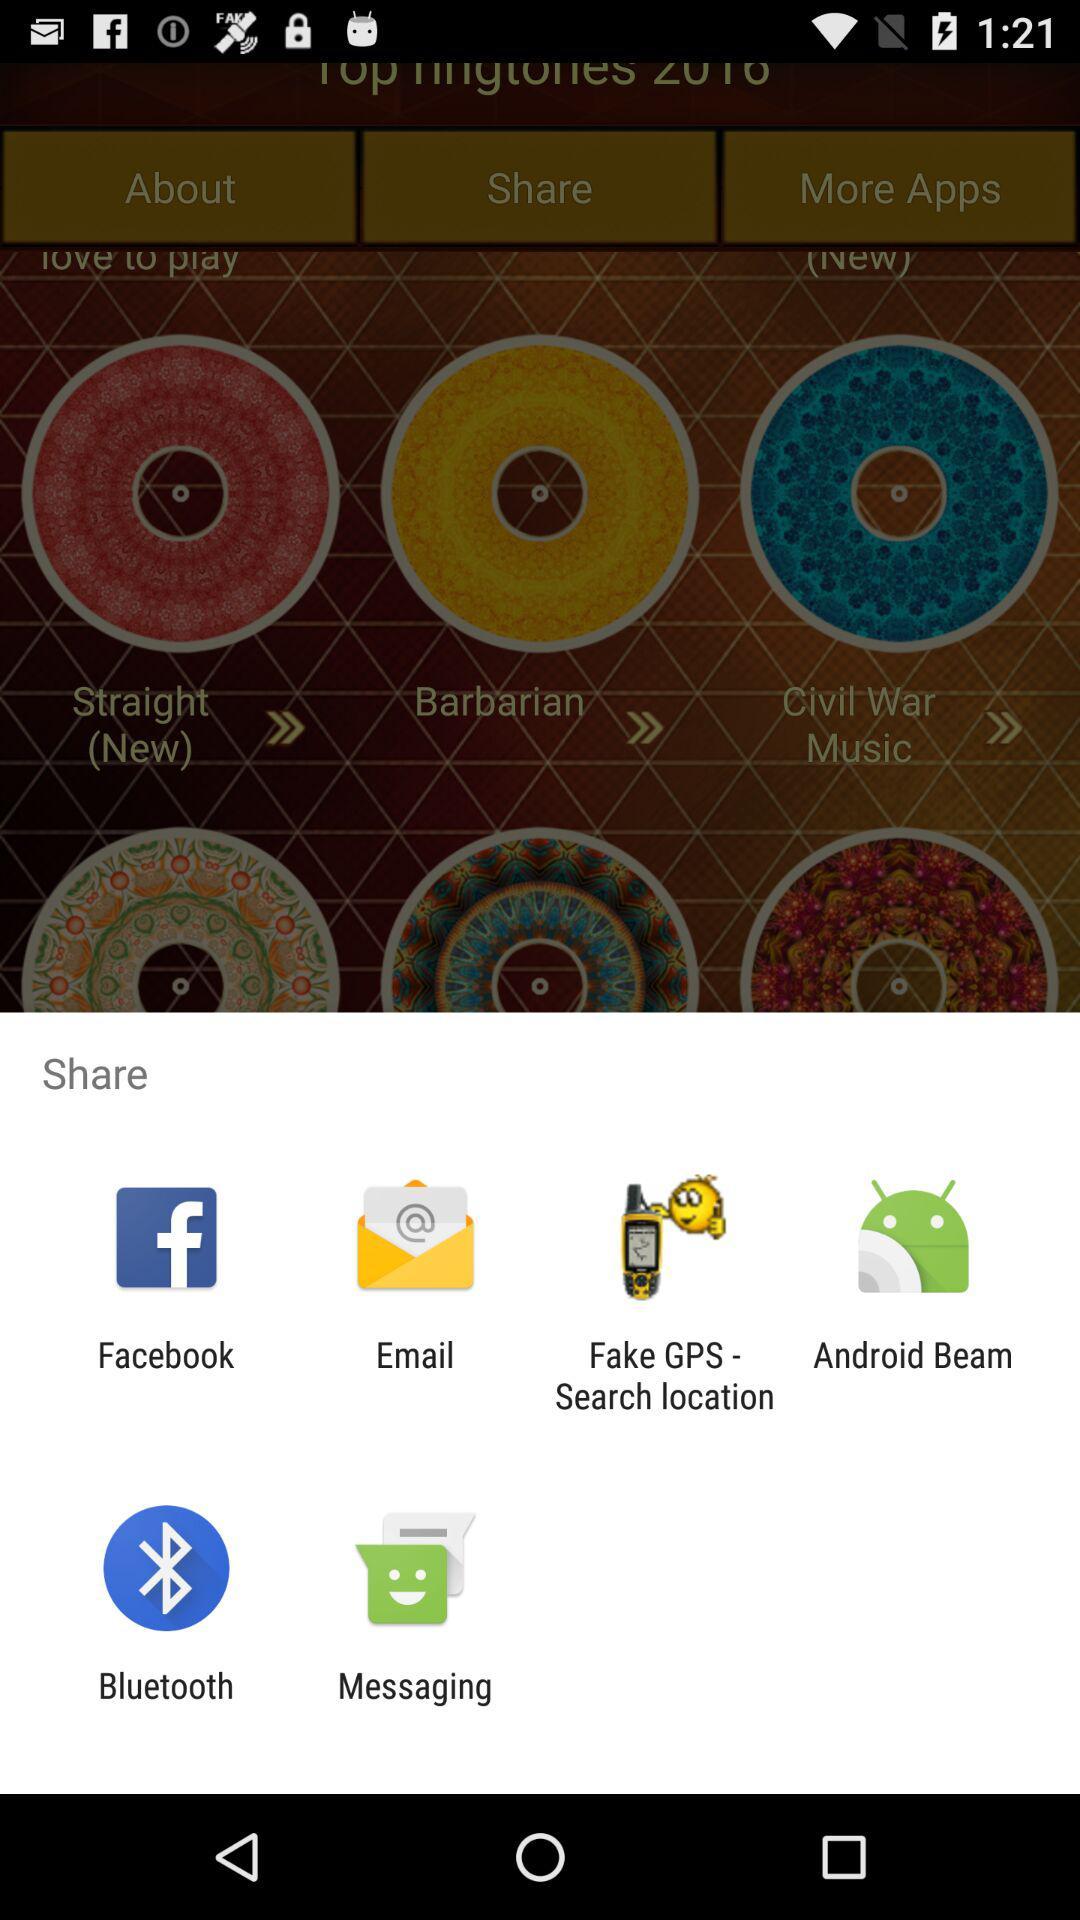  I want to click on icon next to the email app, so click(165, 1374).